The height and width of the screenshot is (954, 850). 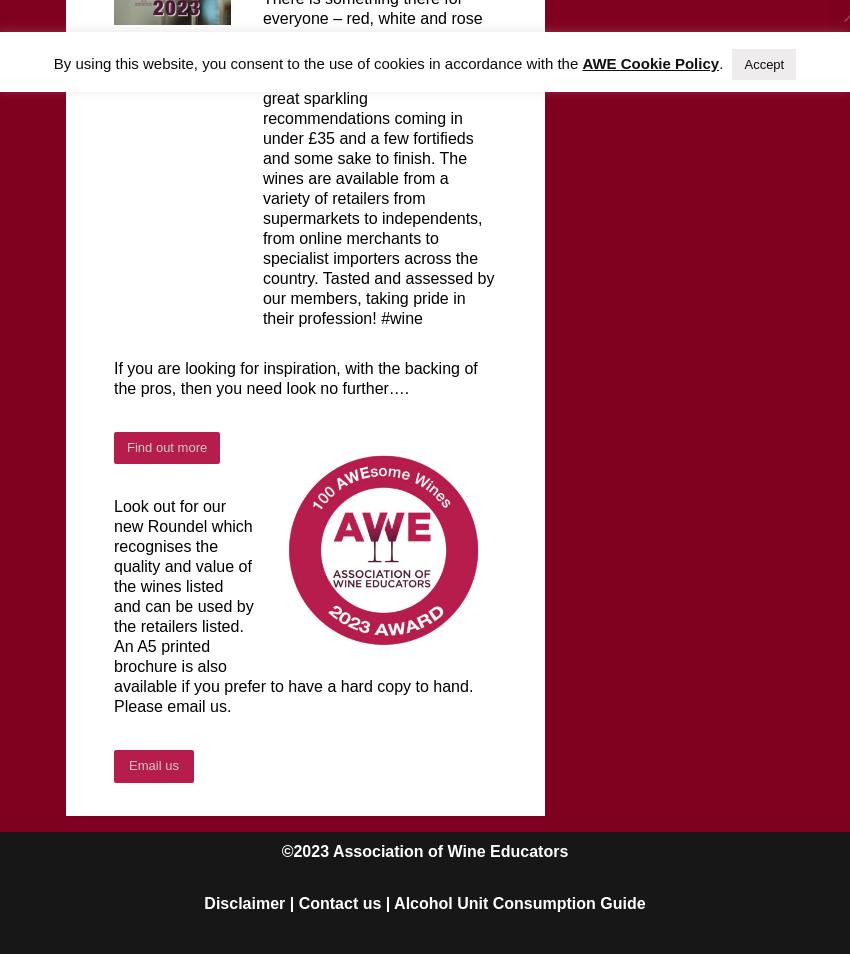 I want to click on 'Look out for our new Roundel which recognises the quality and value of the wines listed and can be used by the retailers listed. An A5 printed brochure is also available if you prefer to have a hard copy to hand. Please email us.', so click(x=292, y=605).